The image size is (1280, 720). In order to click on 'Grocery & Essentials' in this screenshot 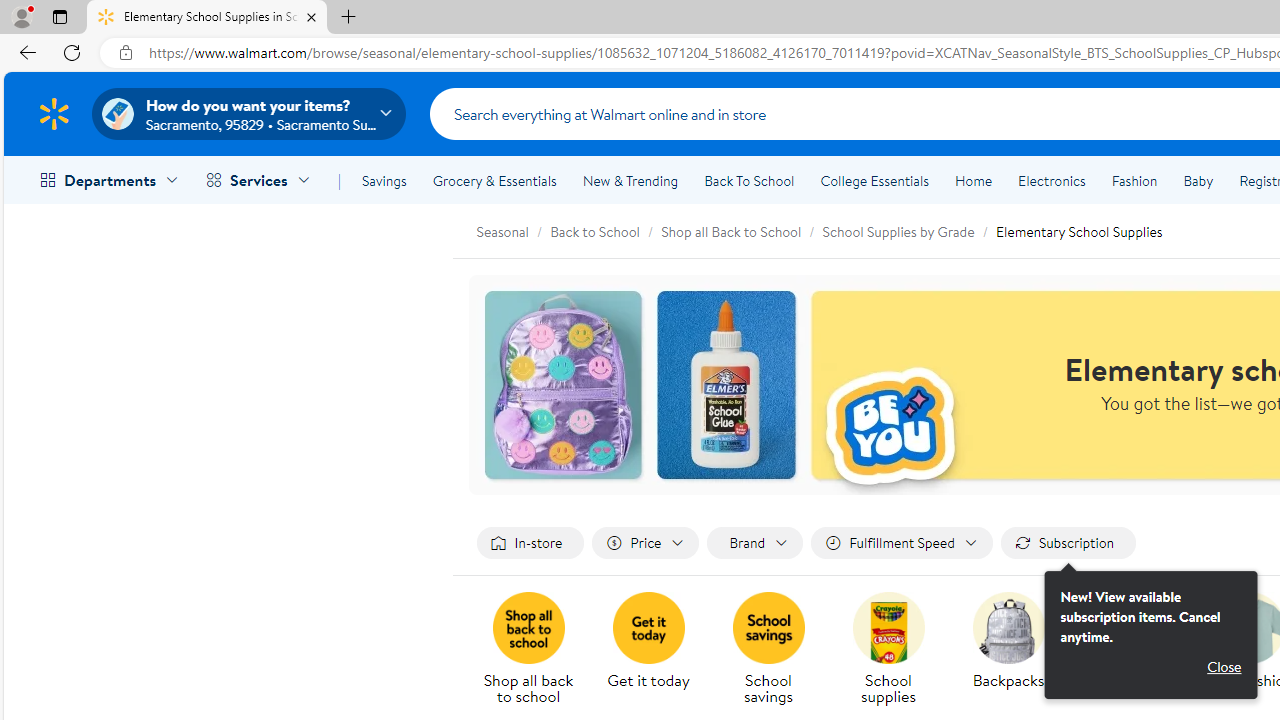, I will do `click(494, 181)`.